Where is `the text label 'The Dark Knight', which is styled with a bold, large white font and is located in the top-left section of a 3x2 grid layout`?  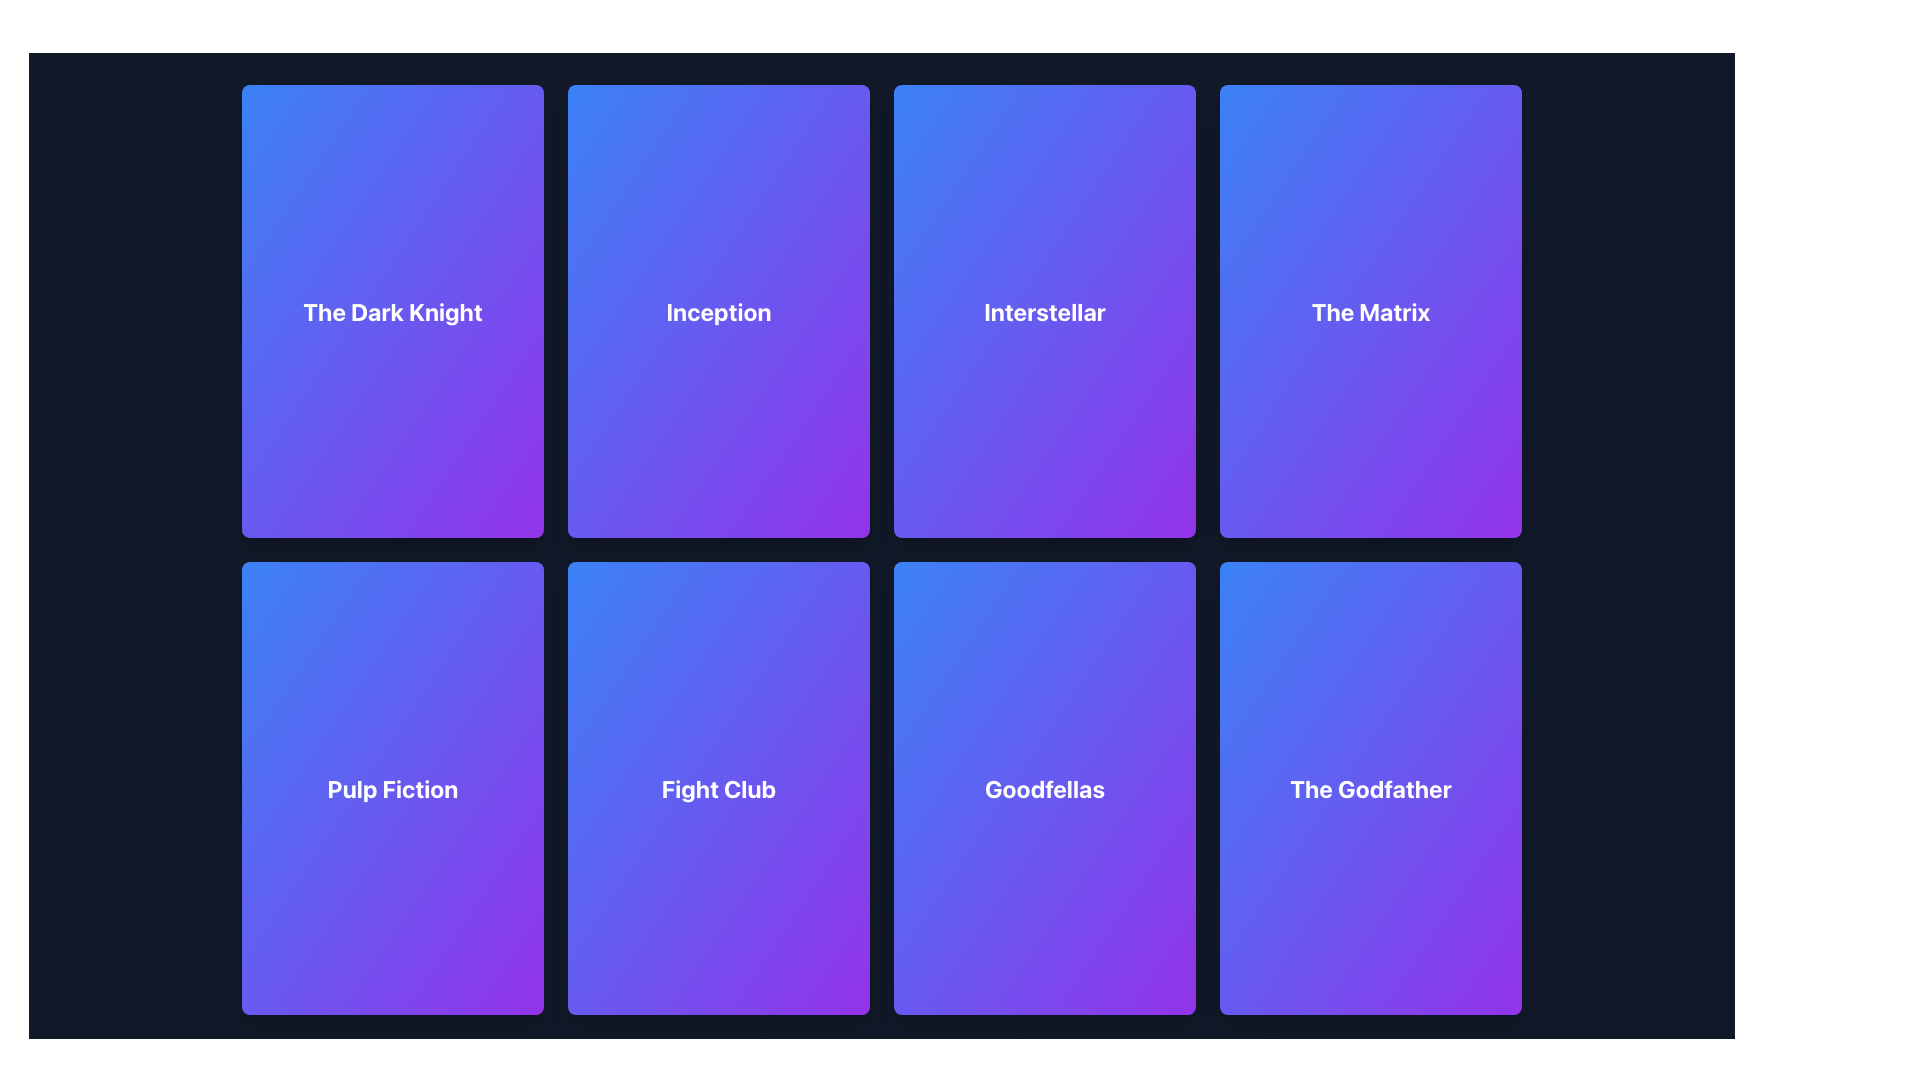 the text label 'The Dark Knight', which is styled with a bold, large white font and is located in the top-left section of a 3x2 grid layout is located at coordinates (393, 311).